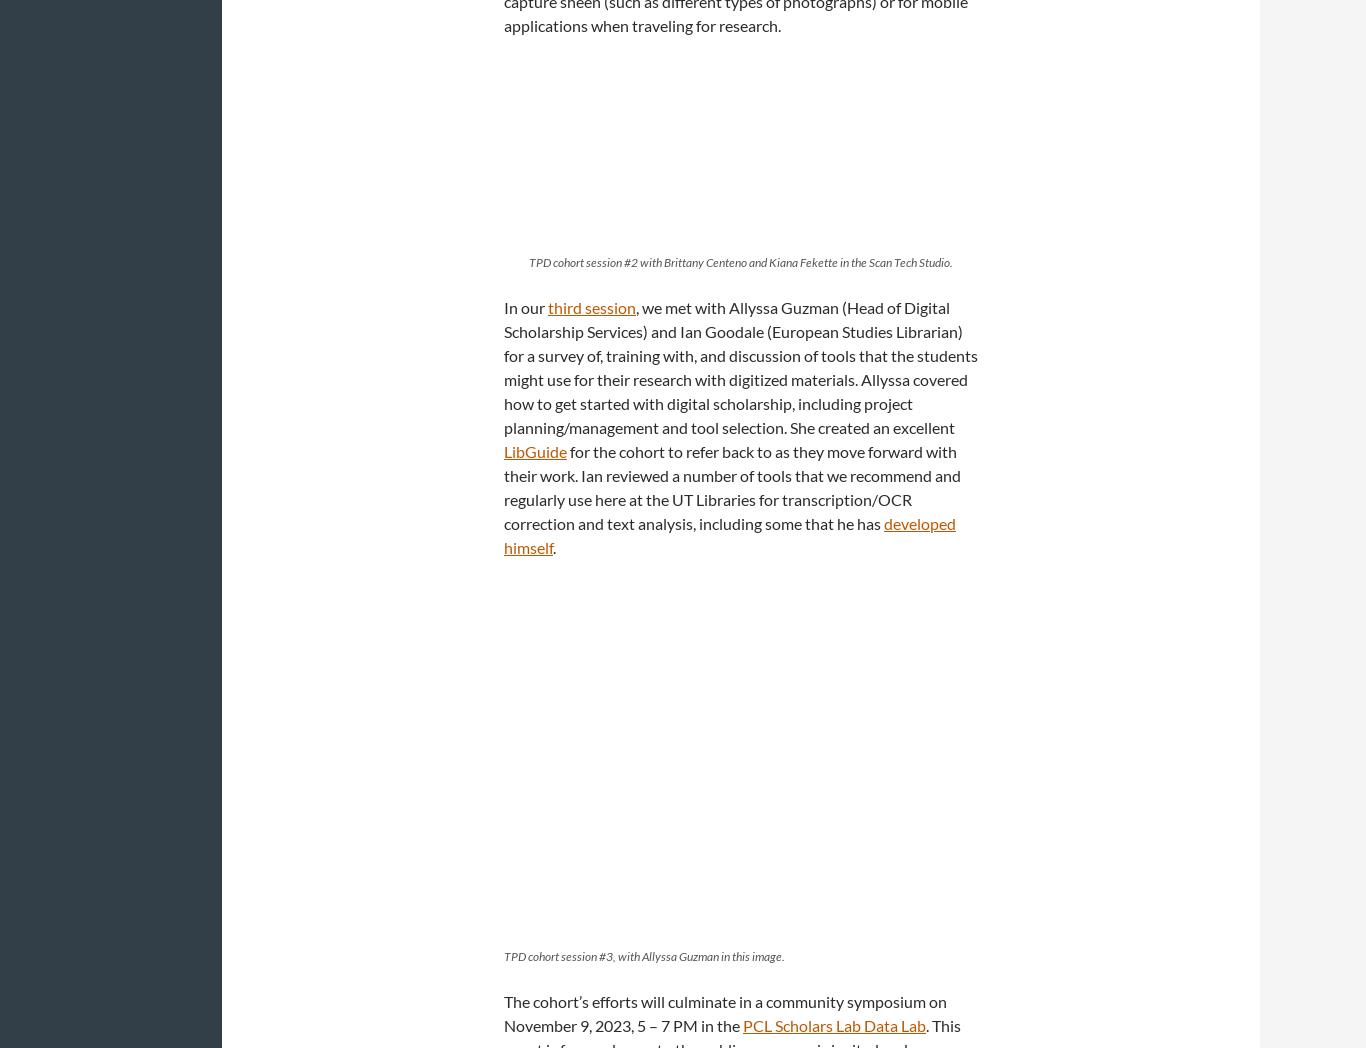 The image size is (1366, 1048). I want to click on 'PCL Scholars Lab Data Lab', so click(833, 1025).